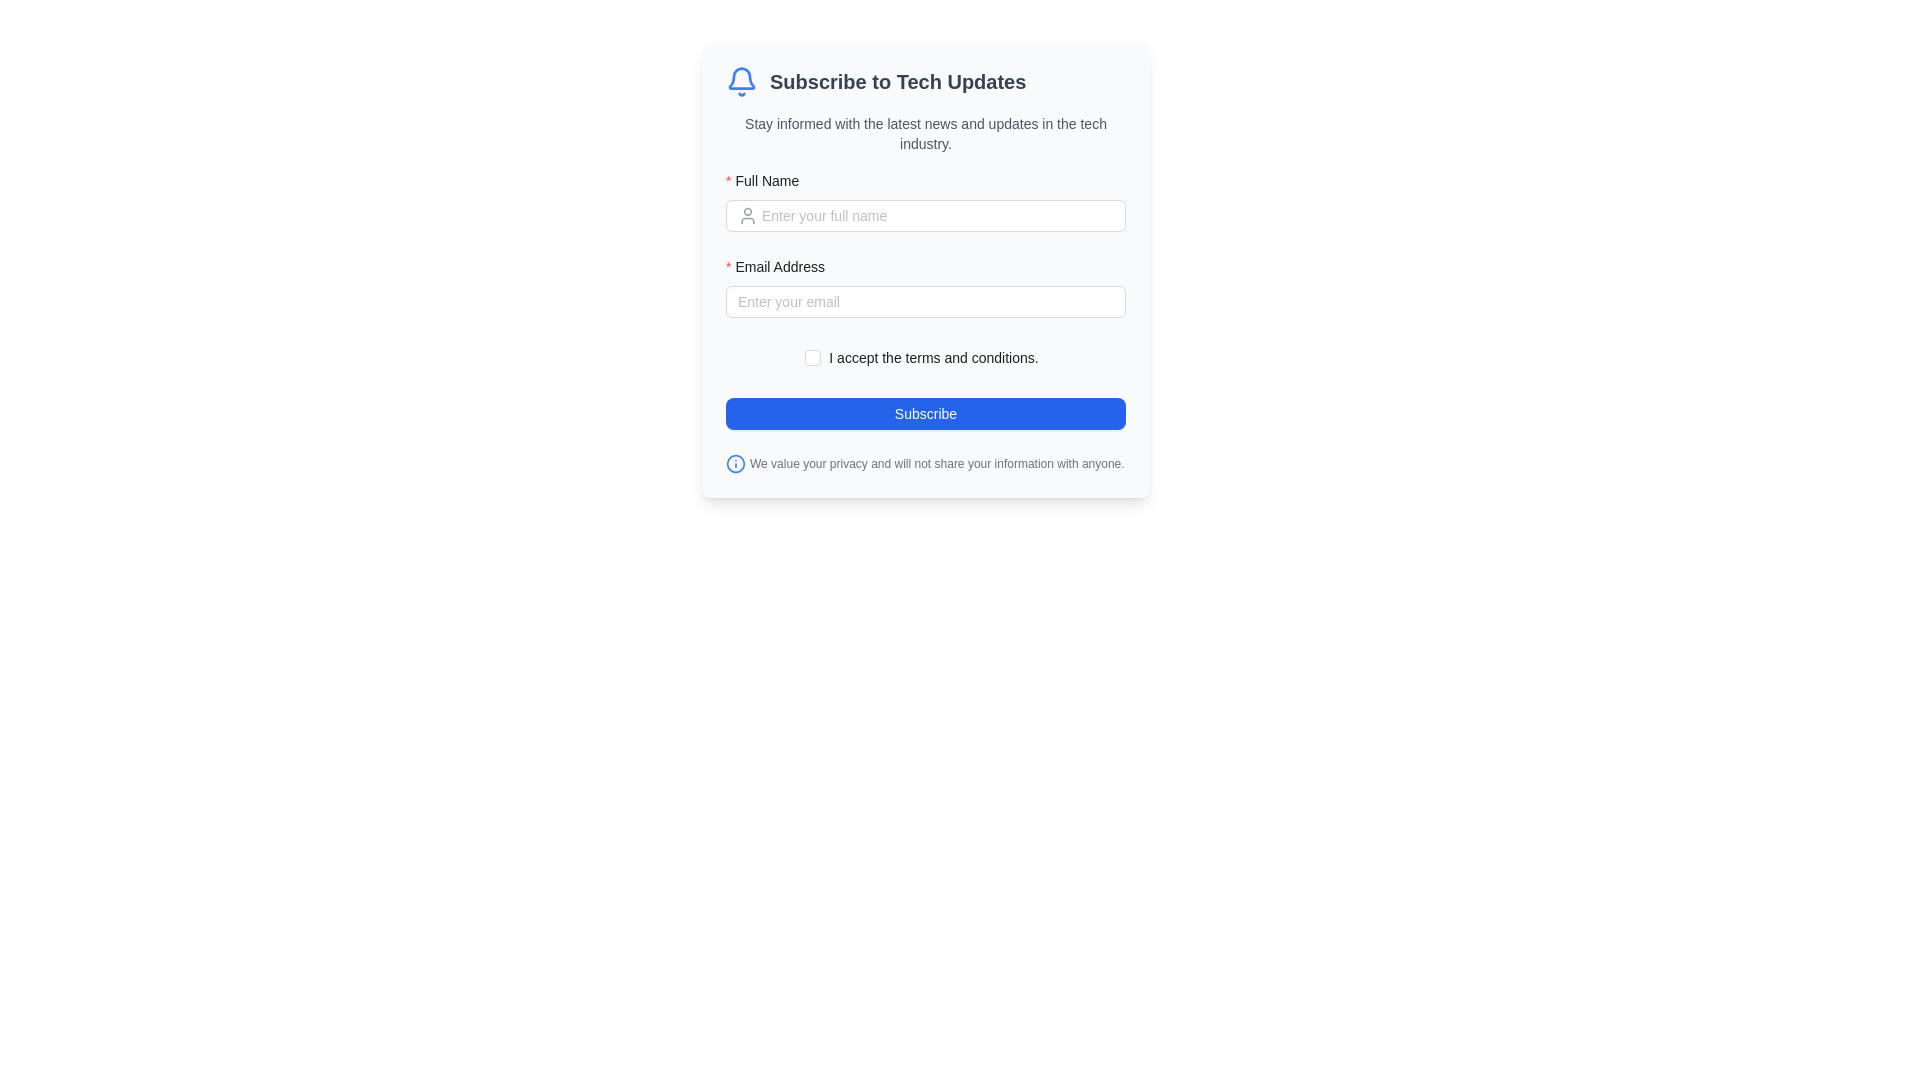 The width and height of the screenshot is (1920, 1080). What do you see at coordinates (925, 412) in the screenshot?
I see `the 'Submit' button located at the lower-central area of the subscription form titled 'Subscribe to Tech Updates'` at bounding box center [925, 412].